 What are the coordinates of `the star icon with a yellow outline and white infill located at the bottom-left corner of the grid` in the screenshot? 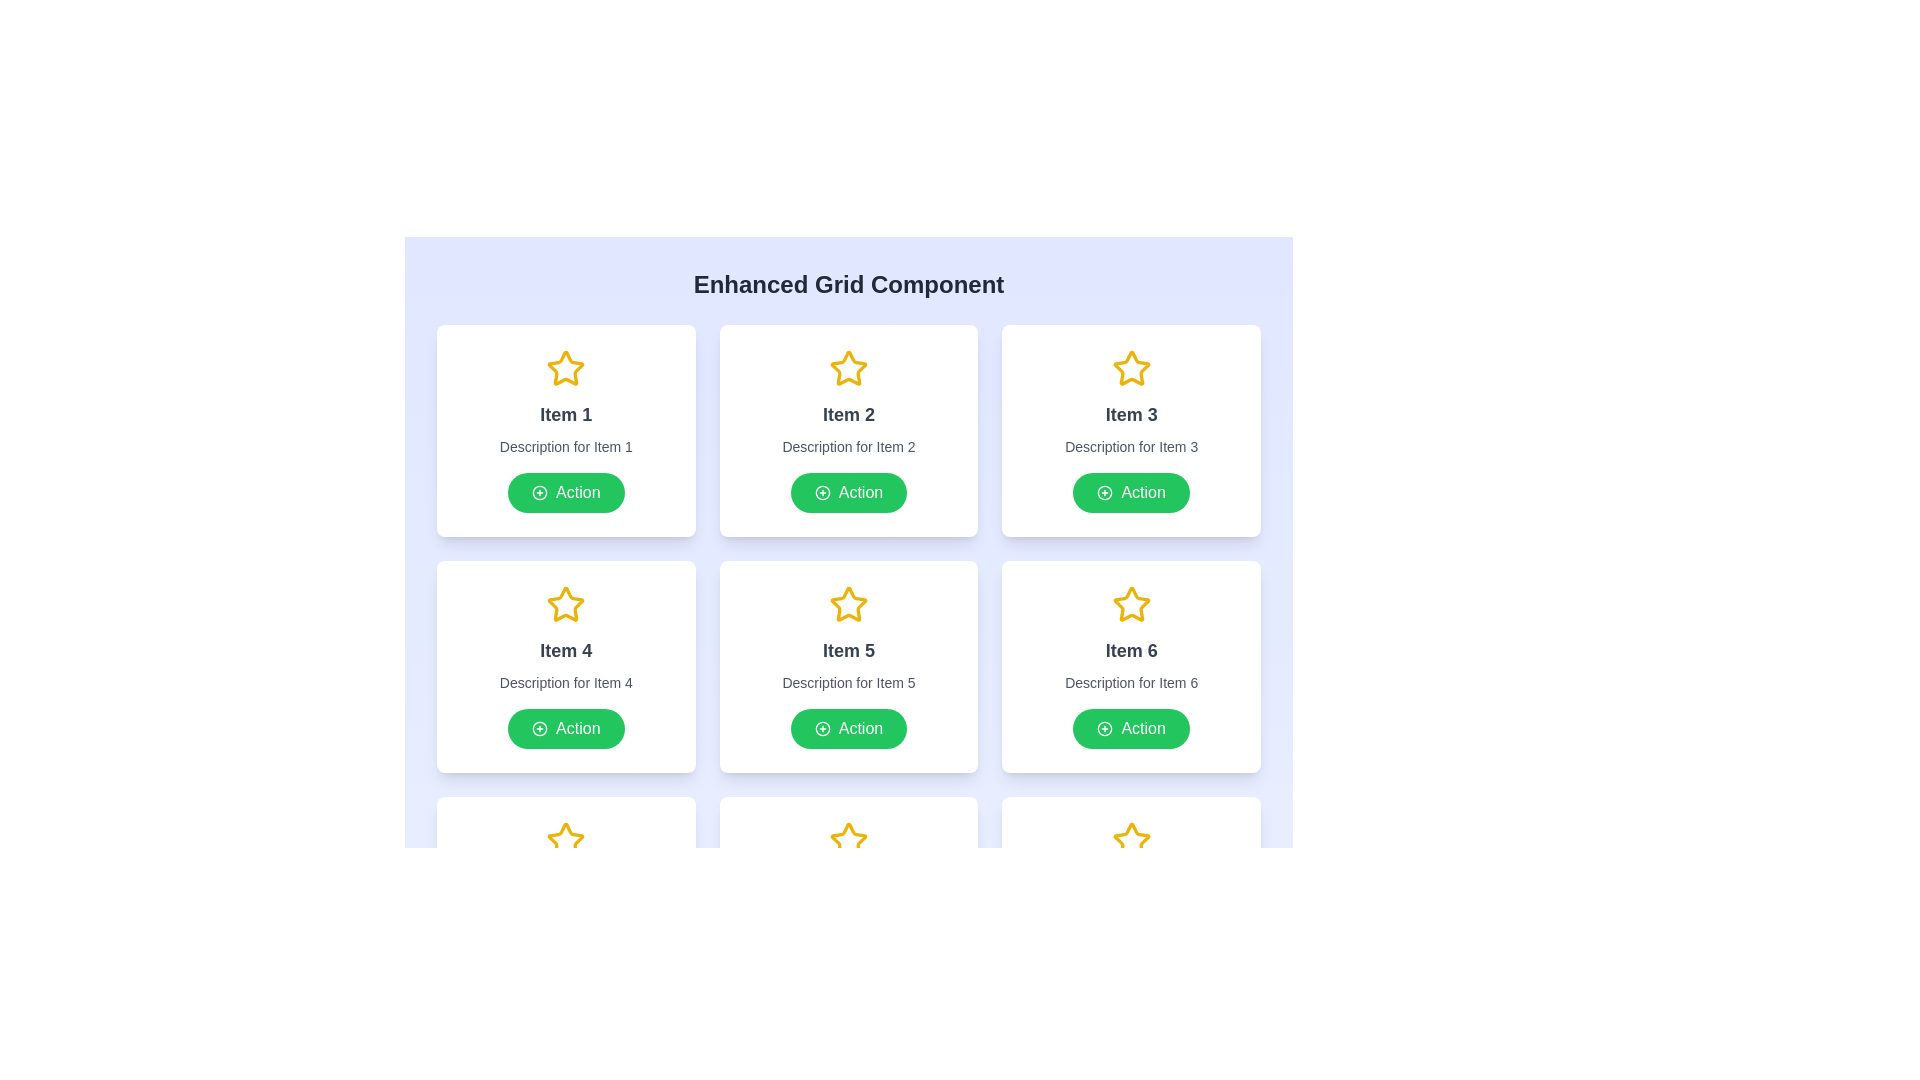 It's located at (565, 840).